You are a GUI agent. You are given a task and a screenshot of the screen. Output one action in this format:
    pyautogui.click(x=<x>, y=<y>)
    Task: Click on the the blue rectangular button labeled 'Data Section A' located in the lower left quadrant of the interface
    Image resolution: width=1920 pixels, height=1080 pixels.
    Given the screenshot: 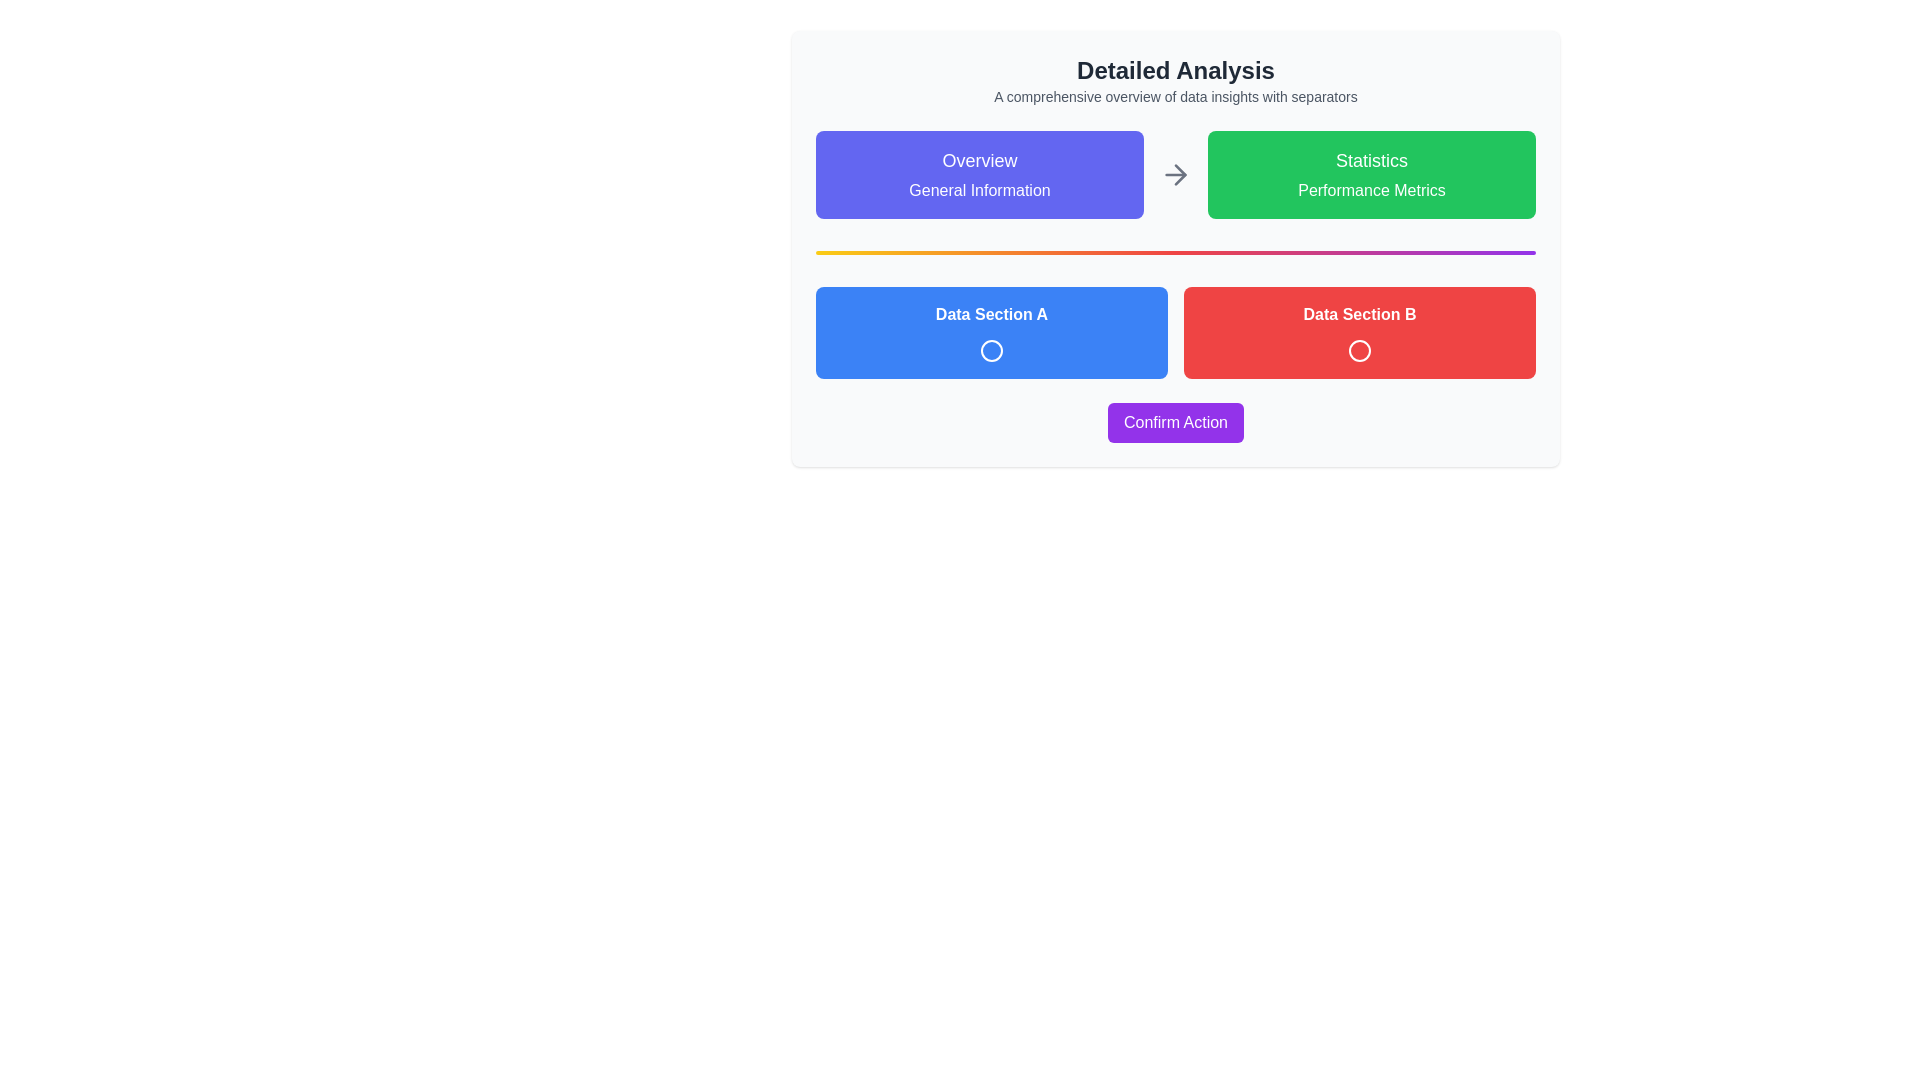 What is the action you would take?
    pyautogui.click(x=992, y=331)
    